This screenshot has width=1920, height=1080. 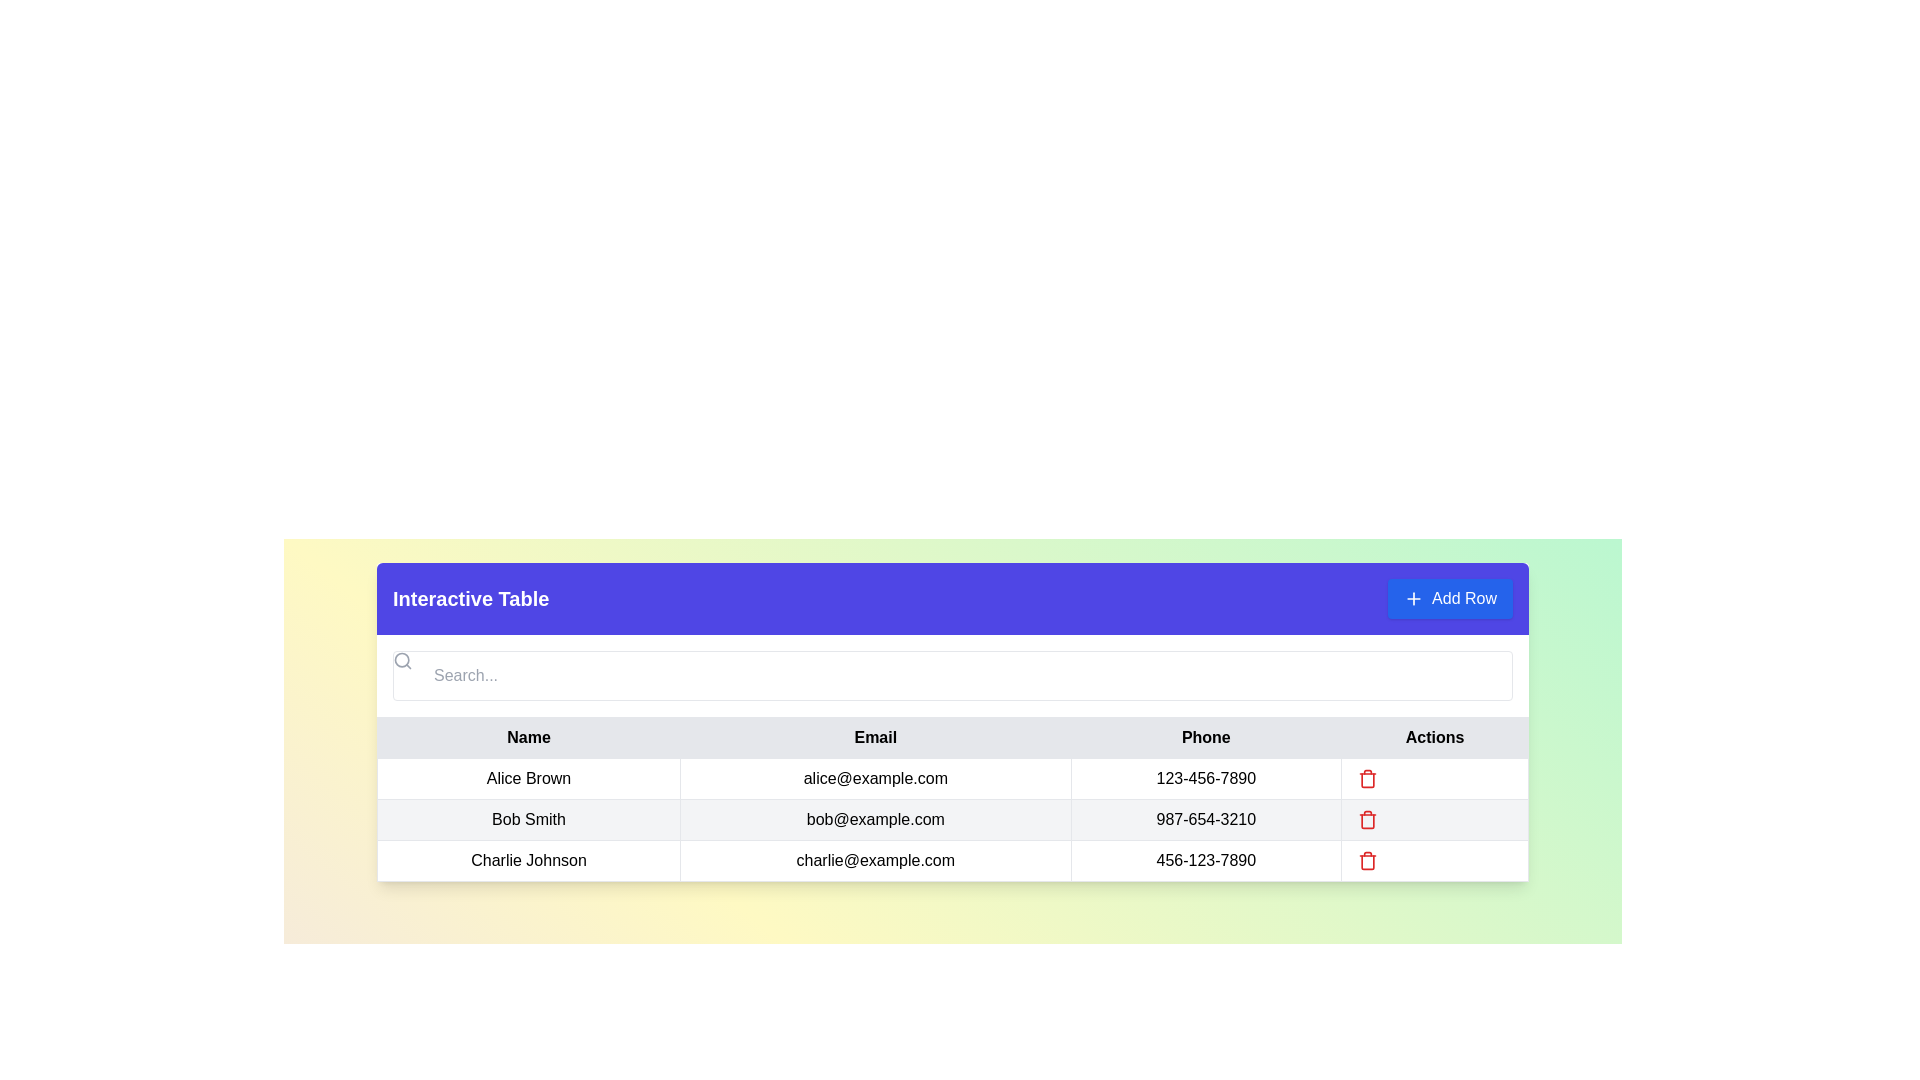 I want to click on the trash can icon in the 'Actions' column of the interactive table corresponding to 'Charlie Johnson' to initiate a delete action, so click(x=1367, y=859).